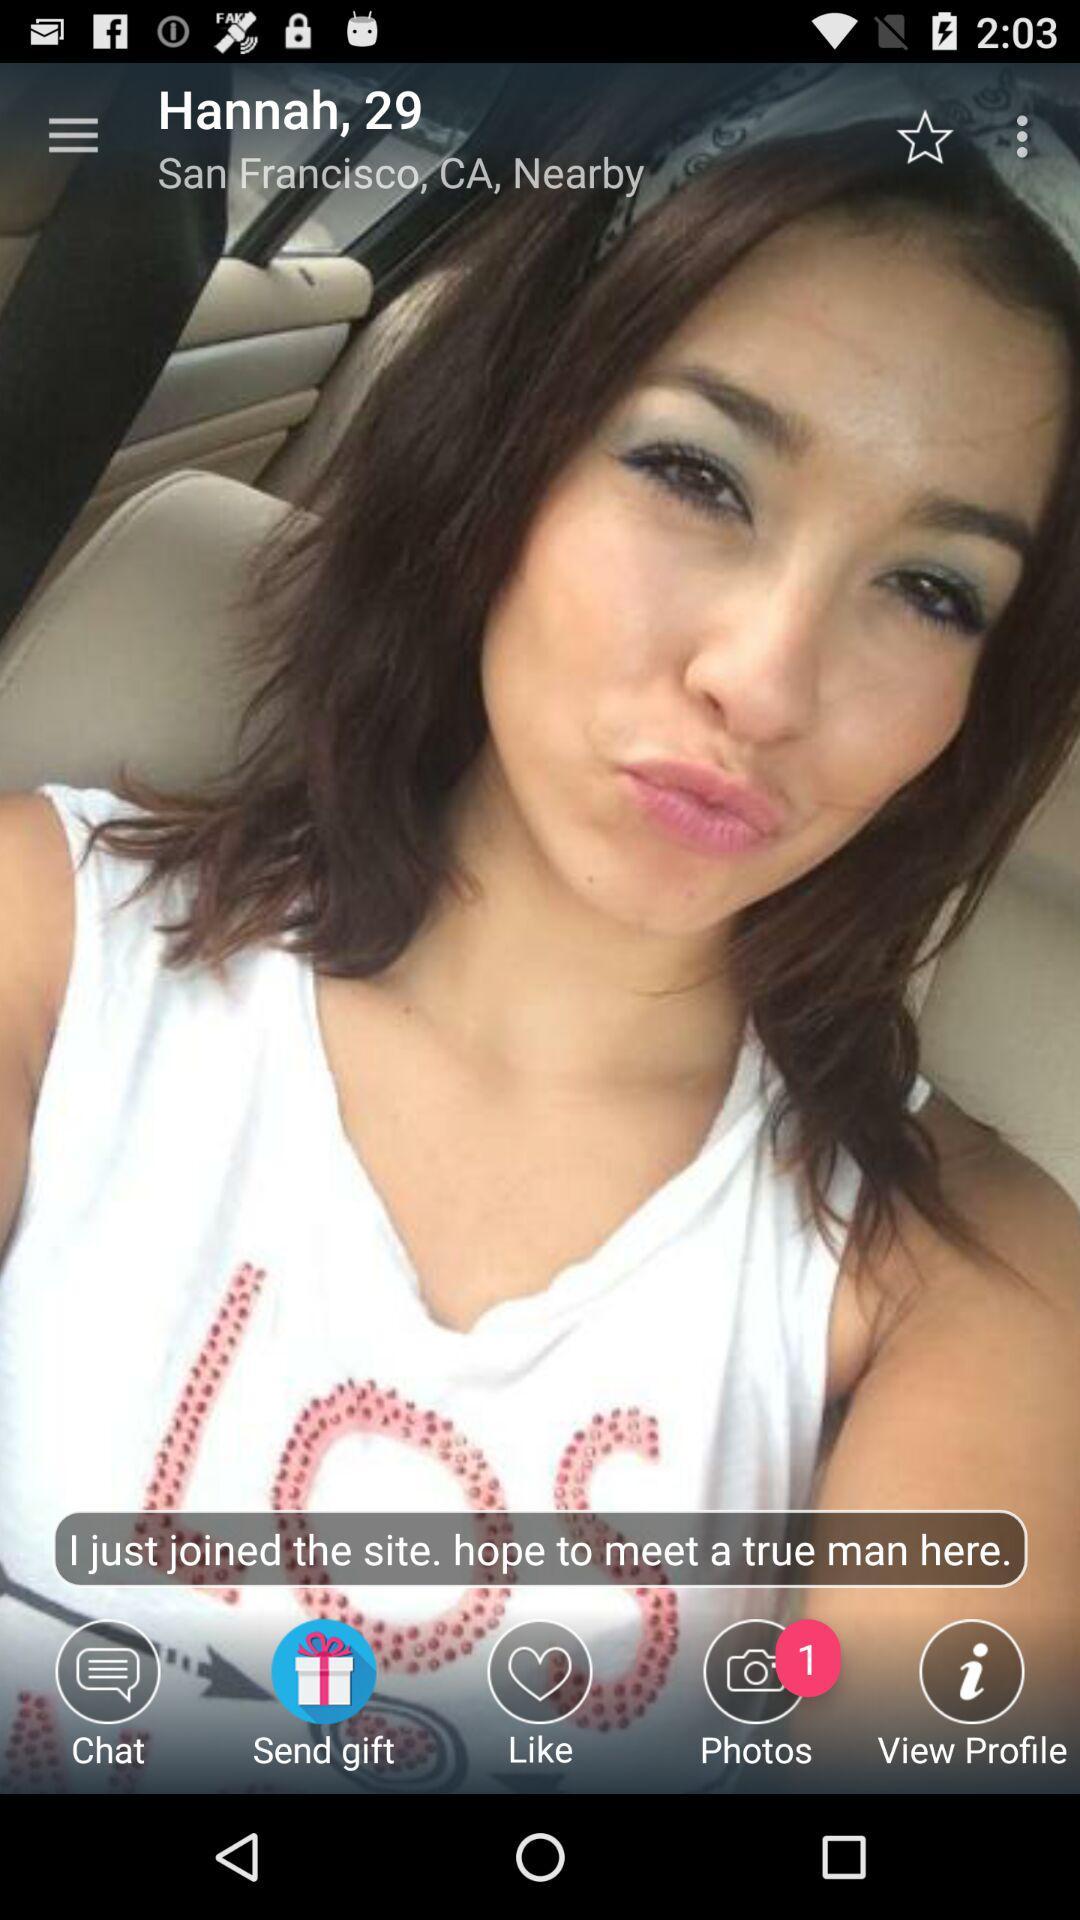 The width and height of the screenshot is (1080, 1920). Describe the element at coordinates (935, 135) in the screenshot. I see `the icon to the right of the san francisco ca item` at that location.